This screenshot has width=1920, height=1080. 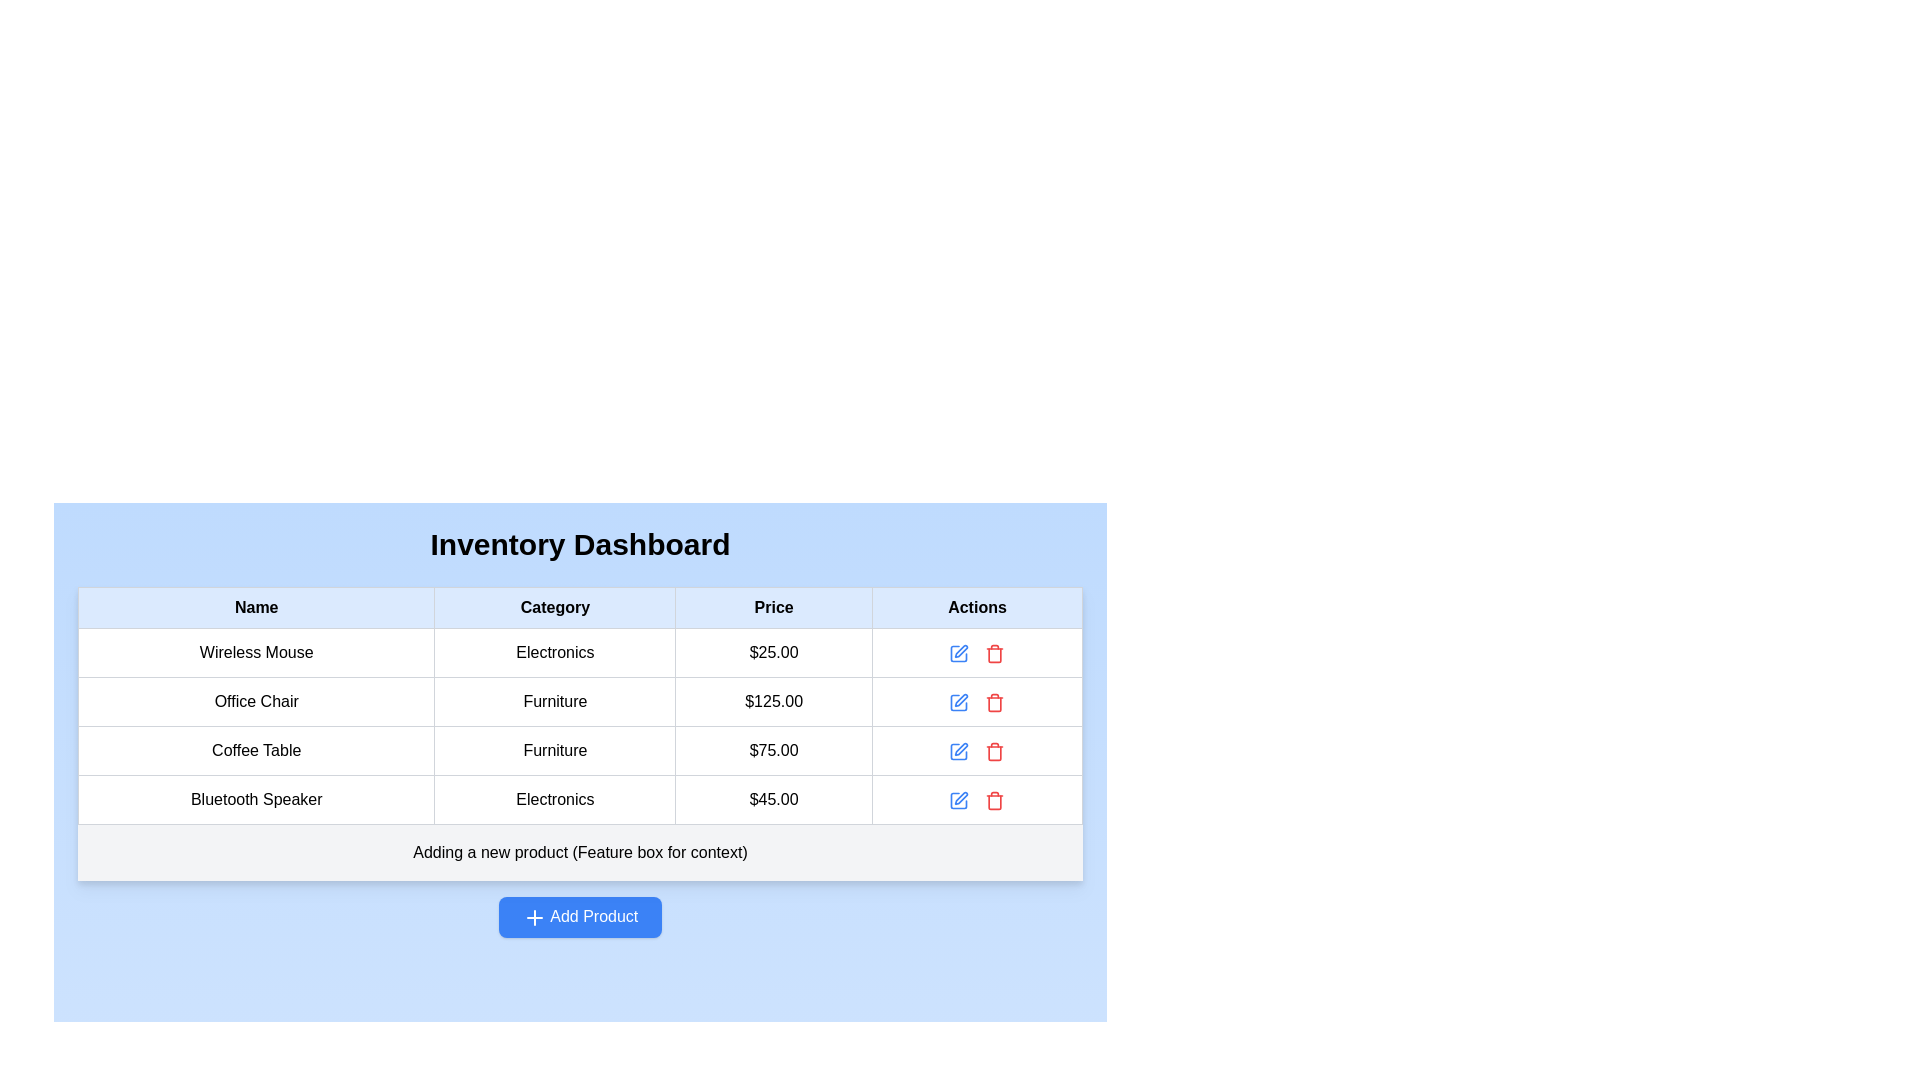 What do you see at coordinates (995, 801) in the screenshot?
I see `the red trash bin icon in the 'Actions' column` at bounding box center [995, 801].